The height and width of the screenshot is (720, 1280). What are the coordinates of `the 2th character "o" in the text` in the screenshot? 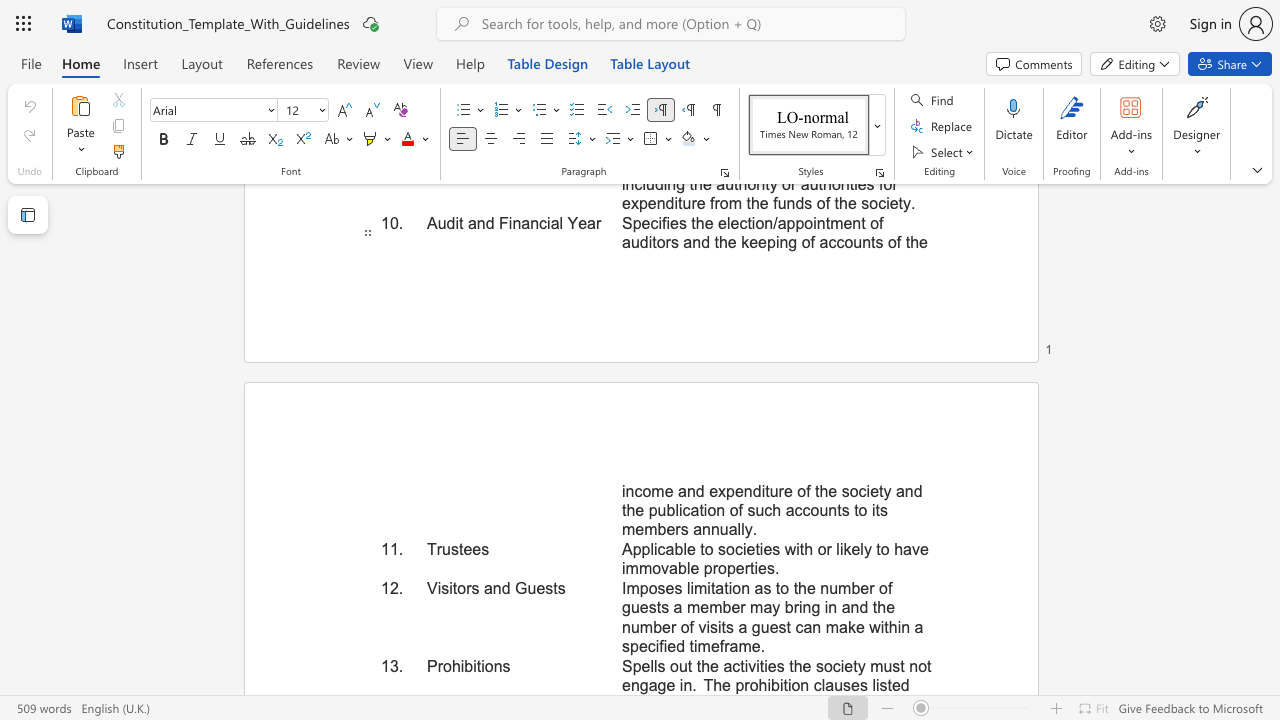 It's located at (489, 666).